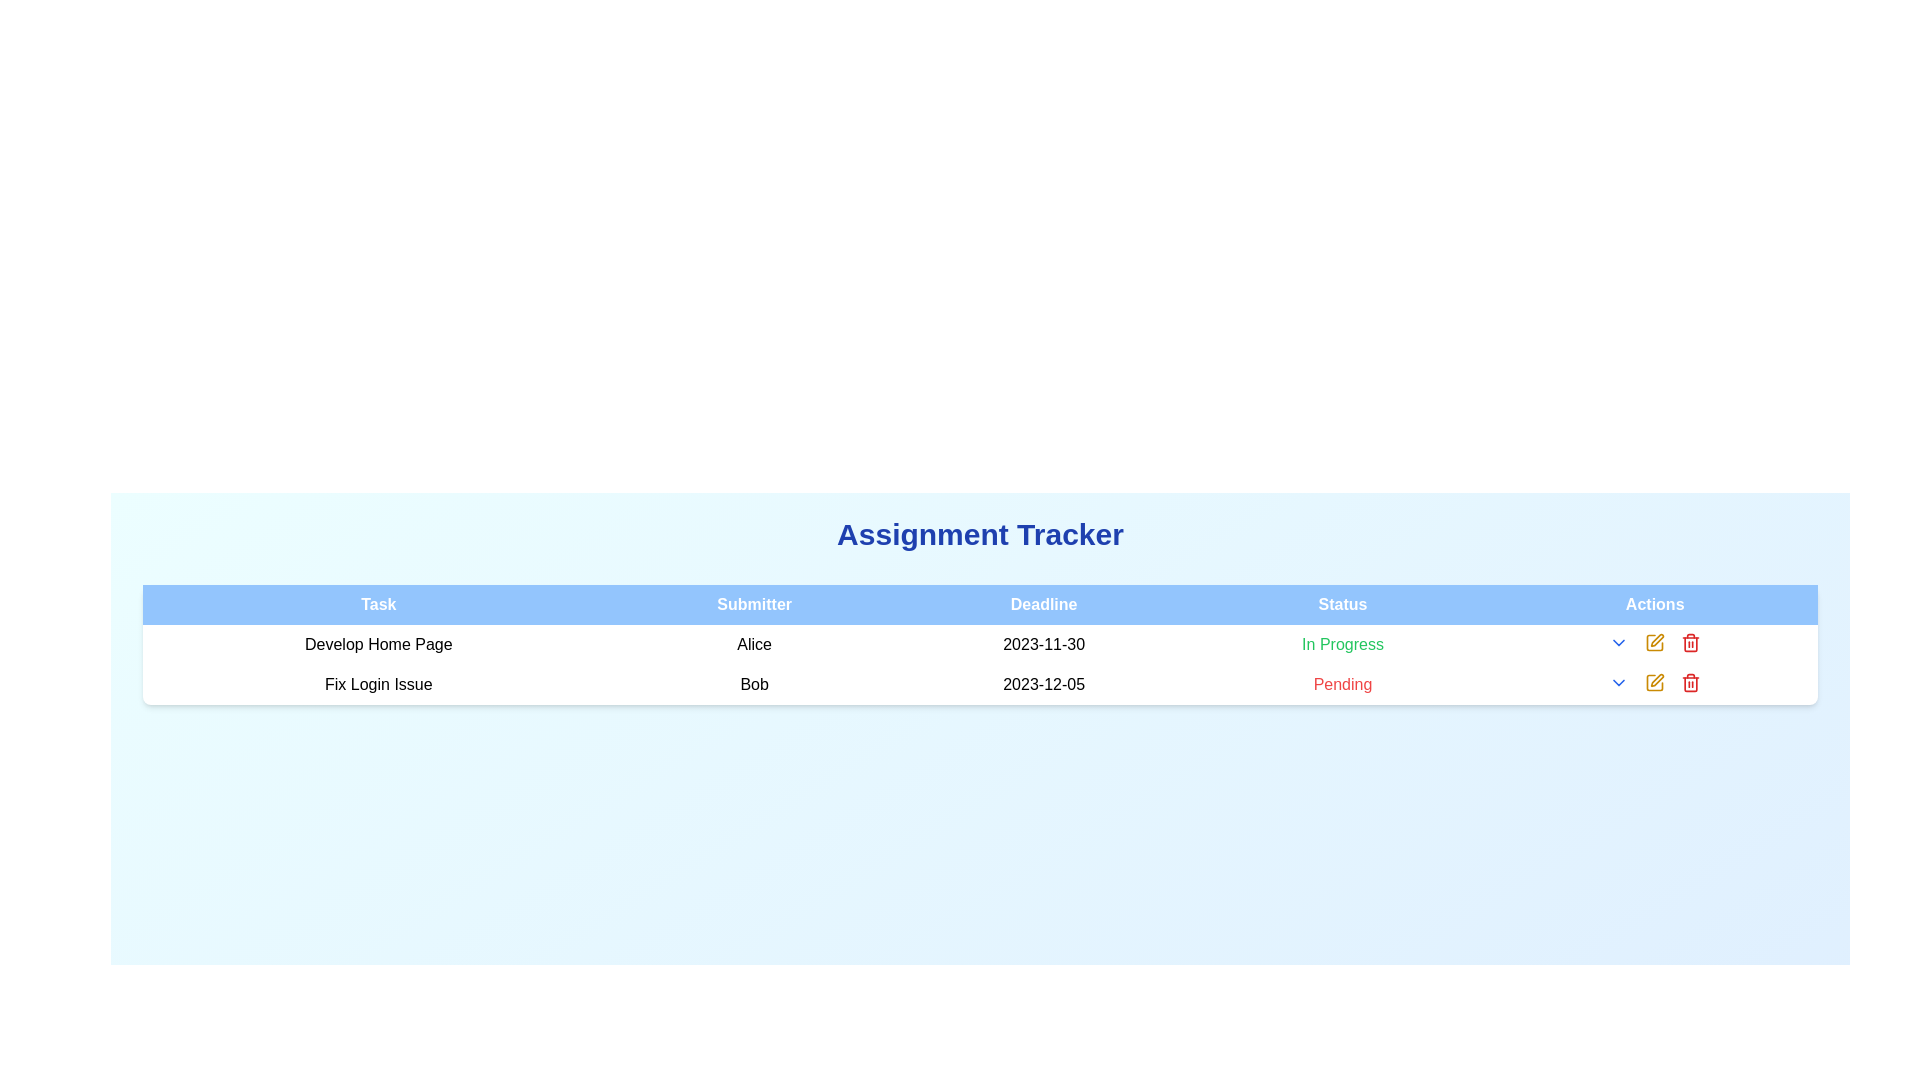 The width and height of the screenshot is (1920, 1080). Describe the element at coordinates (1655, 643) in the screenshot. I see `the edit button located in the 'Actions' column of the second row for the task 'Fix Login Issue'` at that location.